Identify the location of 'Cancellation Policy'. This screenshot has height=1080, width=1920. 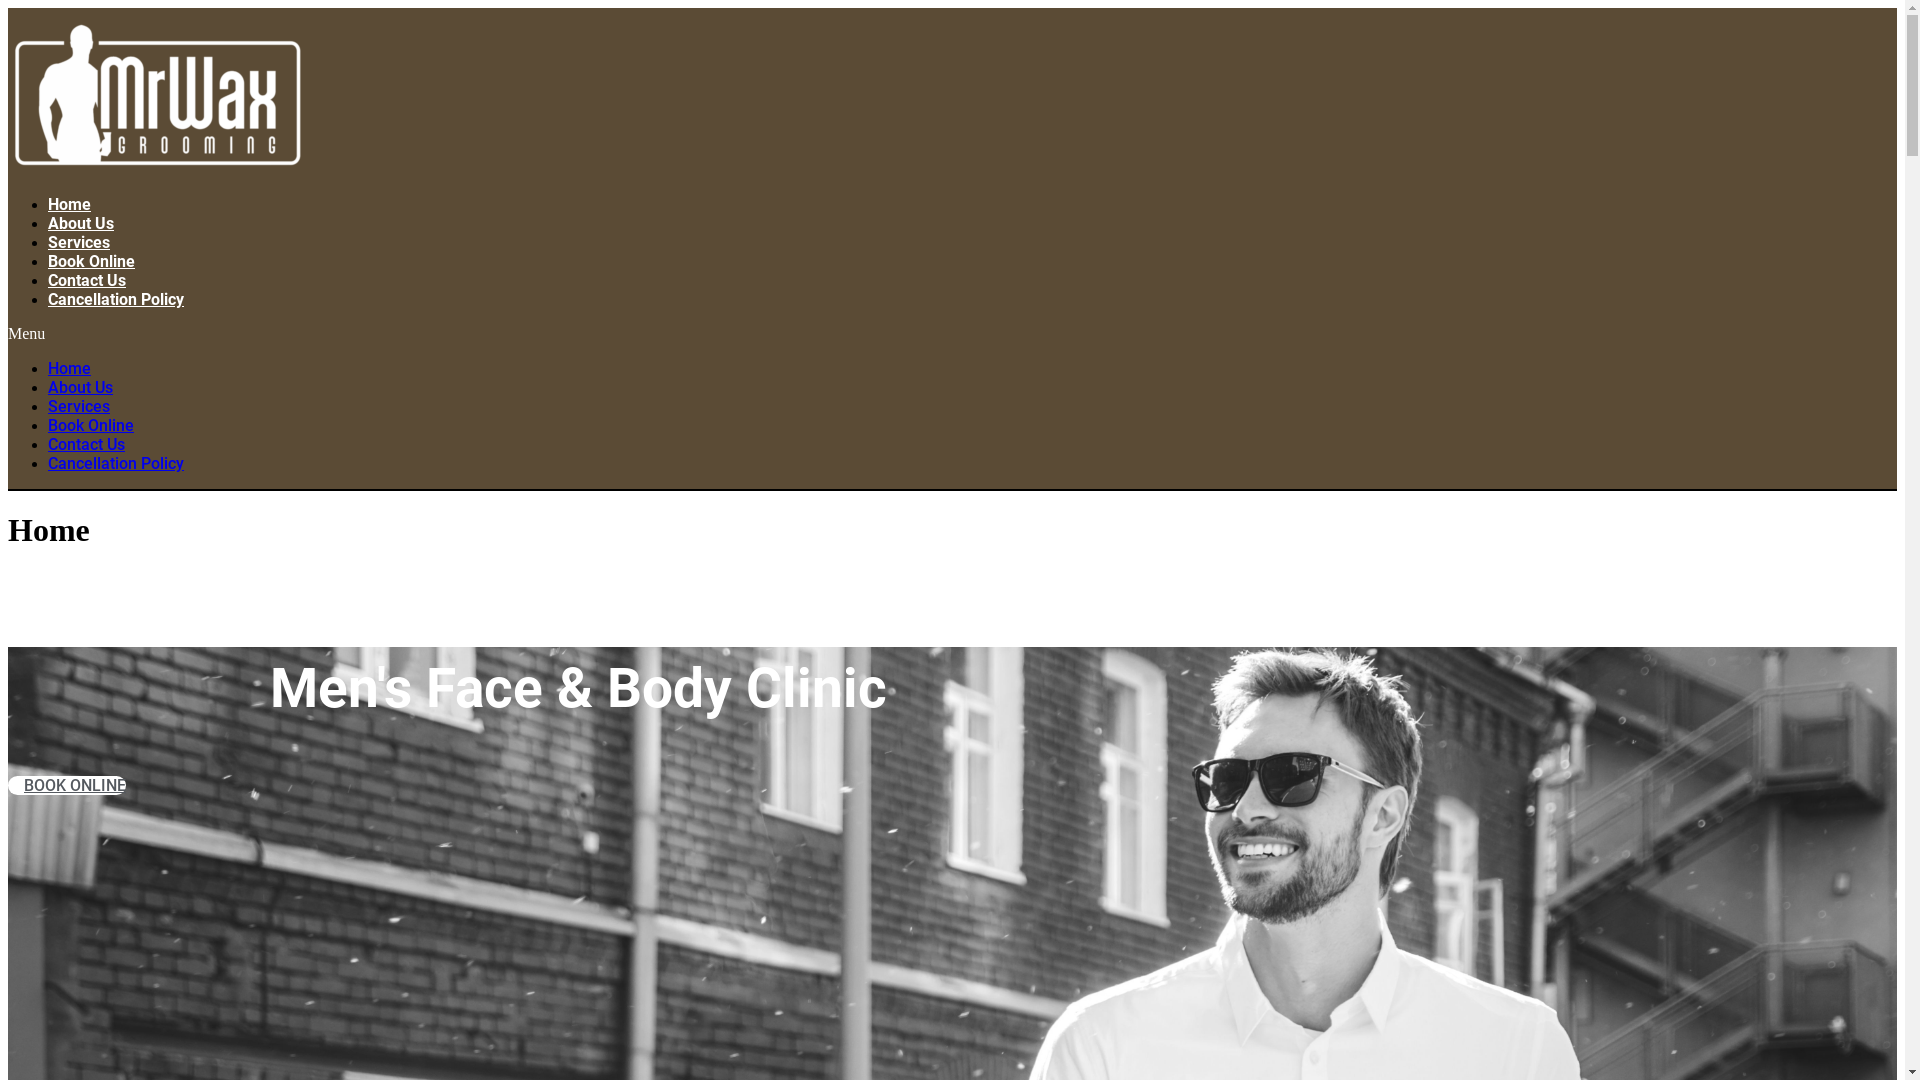
(114, 463).